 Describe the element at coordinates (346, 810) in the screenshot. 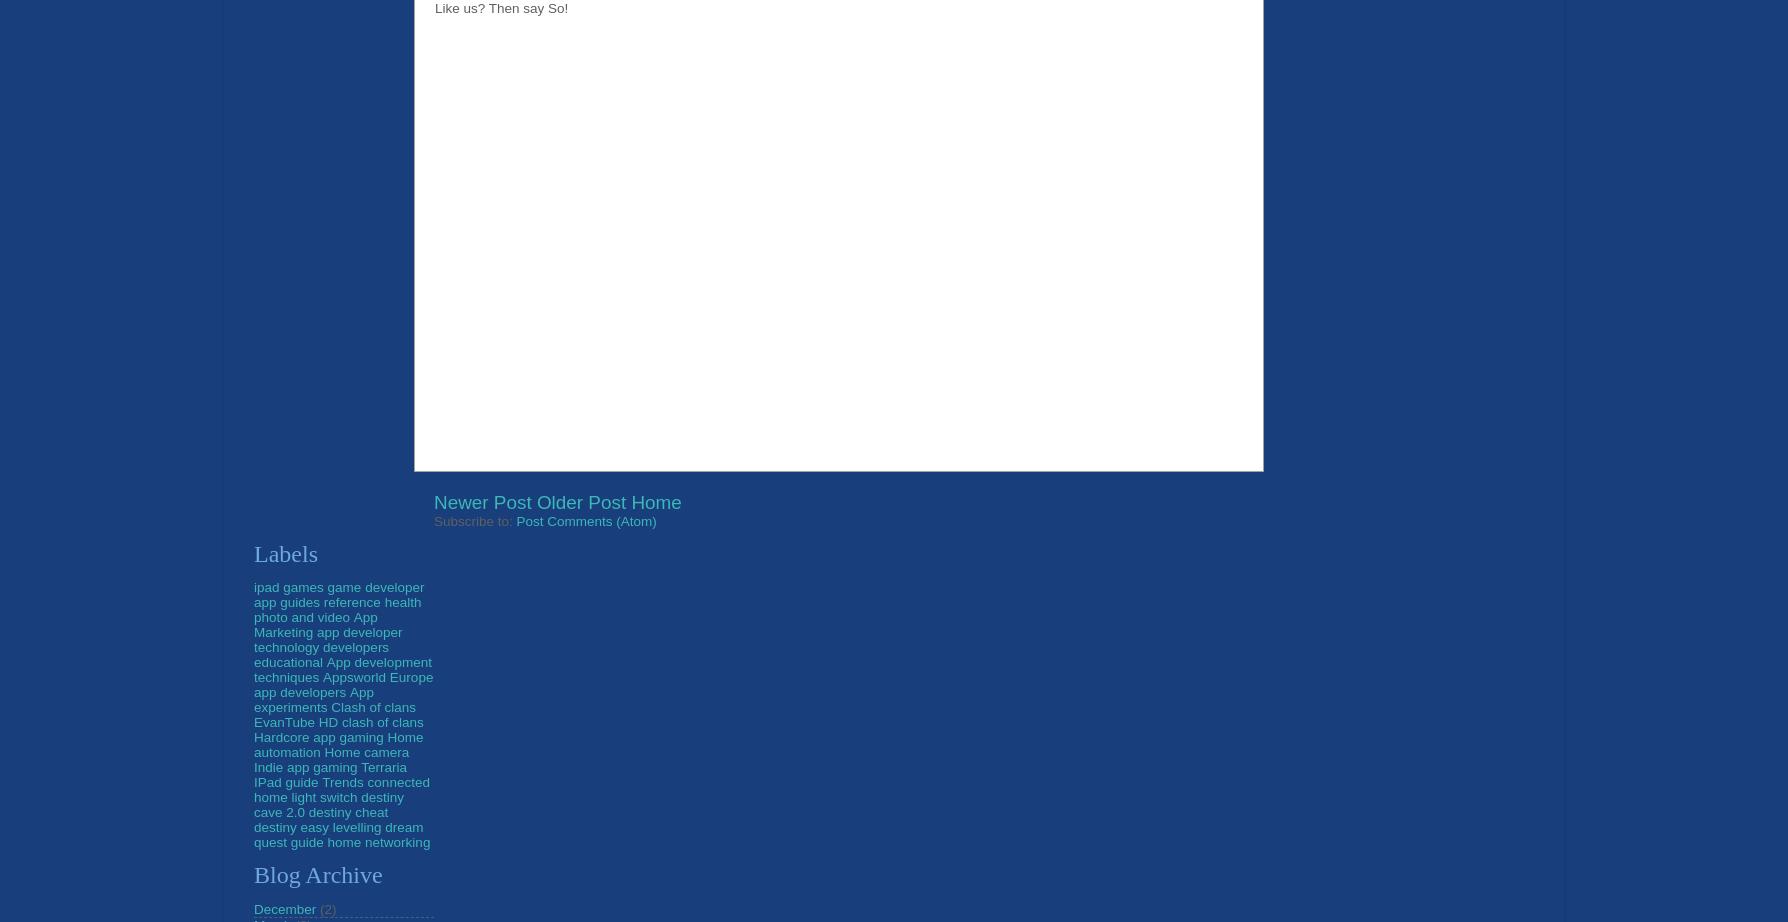

I see `'destiny cheat'` at that location.